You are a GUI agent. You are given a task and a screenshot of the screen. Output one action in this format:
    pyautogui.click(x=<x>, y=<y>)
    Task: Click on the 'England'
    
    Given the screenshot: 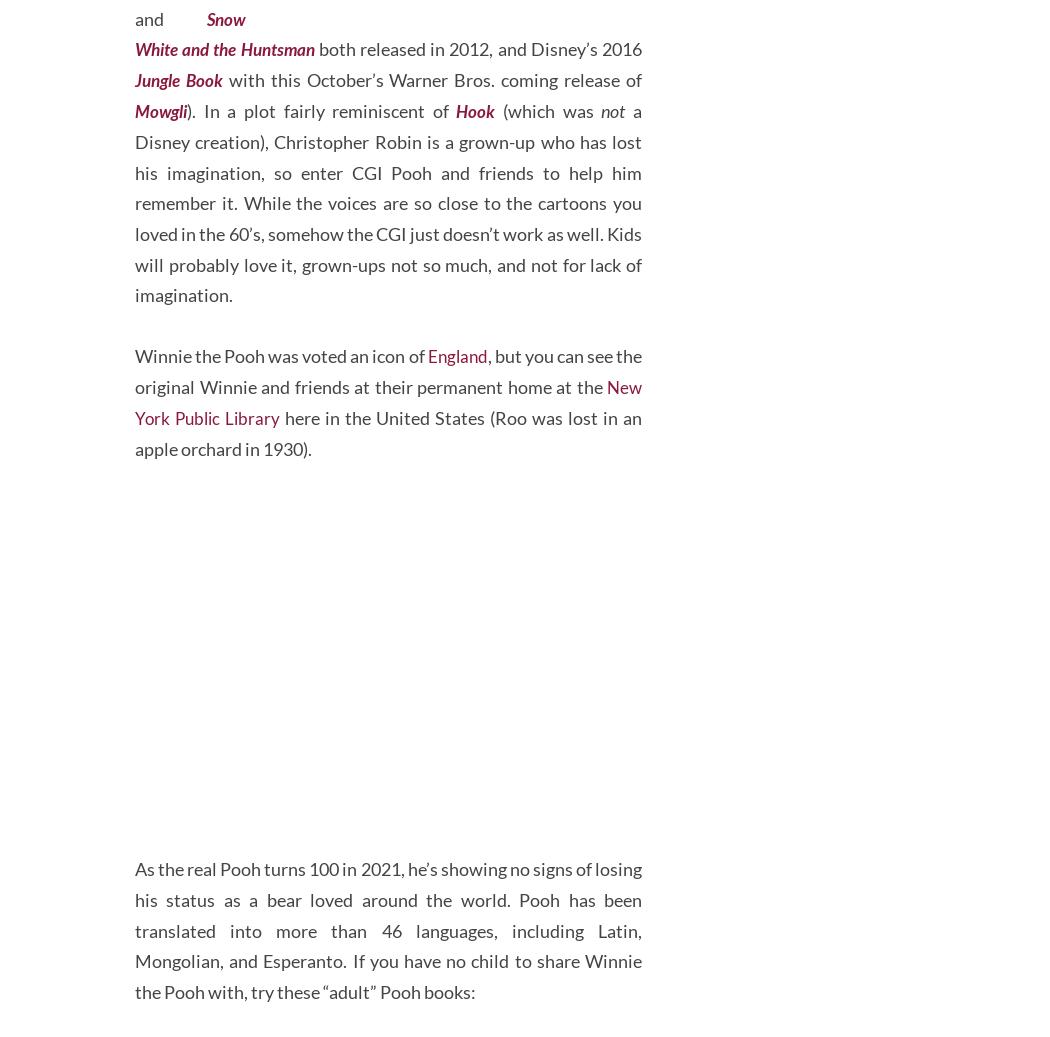 What is the action you would take?
    pyautogui.click(x=476, y=428)
    